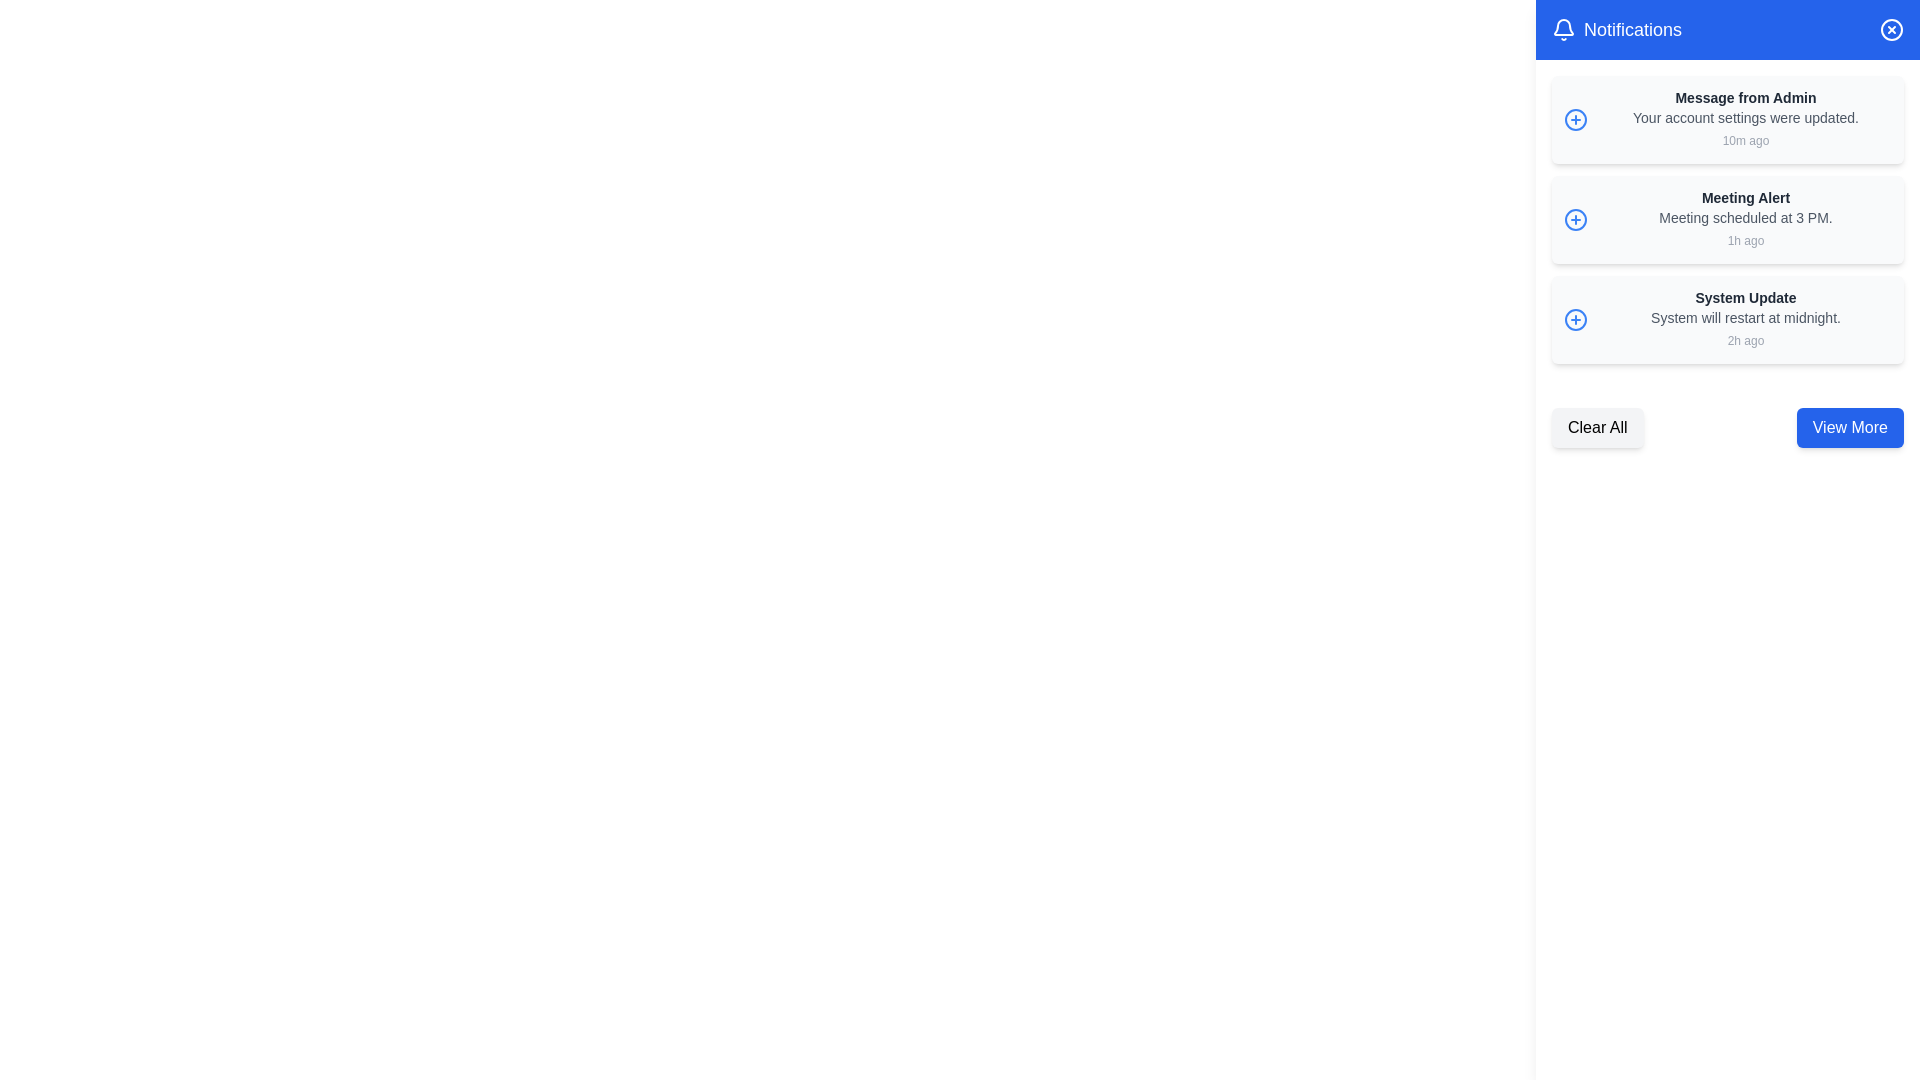  What do you see at coordinates (1890, 30) in the screenshot?
I see `the Close icon button, which is a circular icon with a cross in its center, located at the top-right corner of the Notifications header bar` at bounding box center [1890, 30].